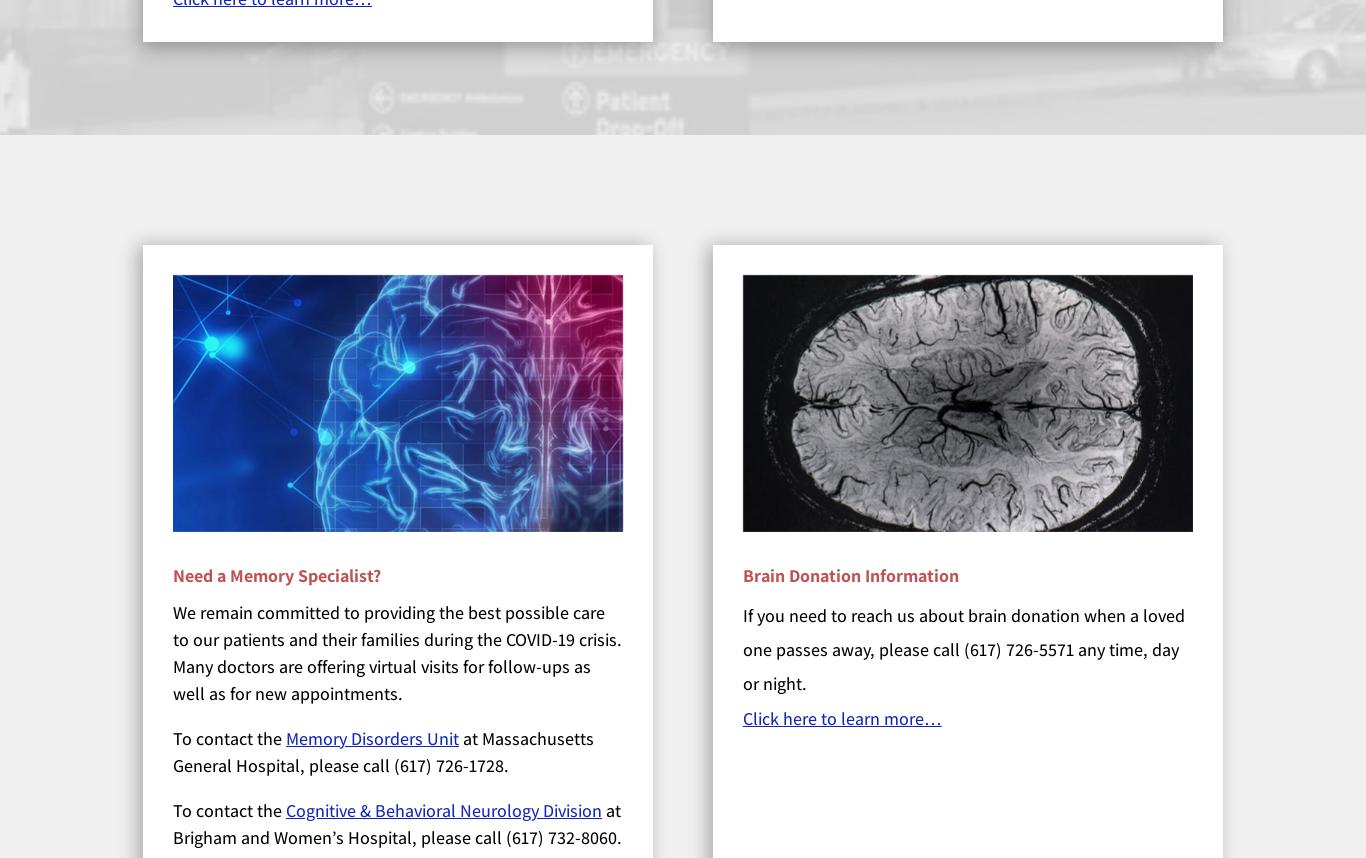  I want to click on 'at Brigham and Women’s Hospital, please call (617) 732-8060.', so click(396, 821).